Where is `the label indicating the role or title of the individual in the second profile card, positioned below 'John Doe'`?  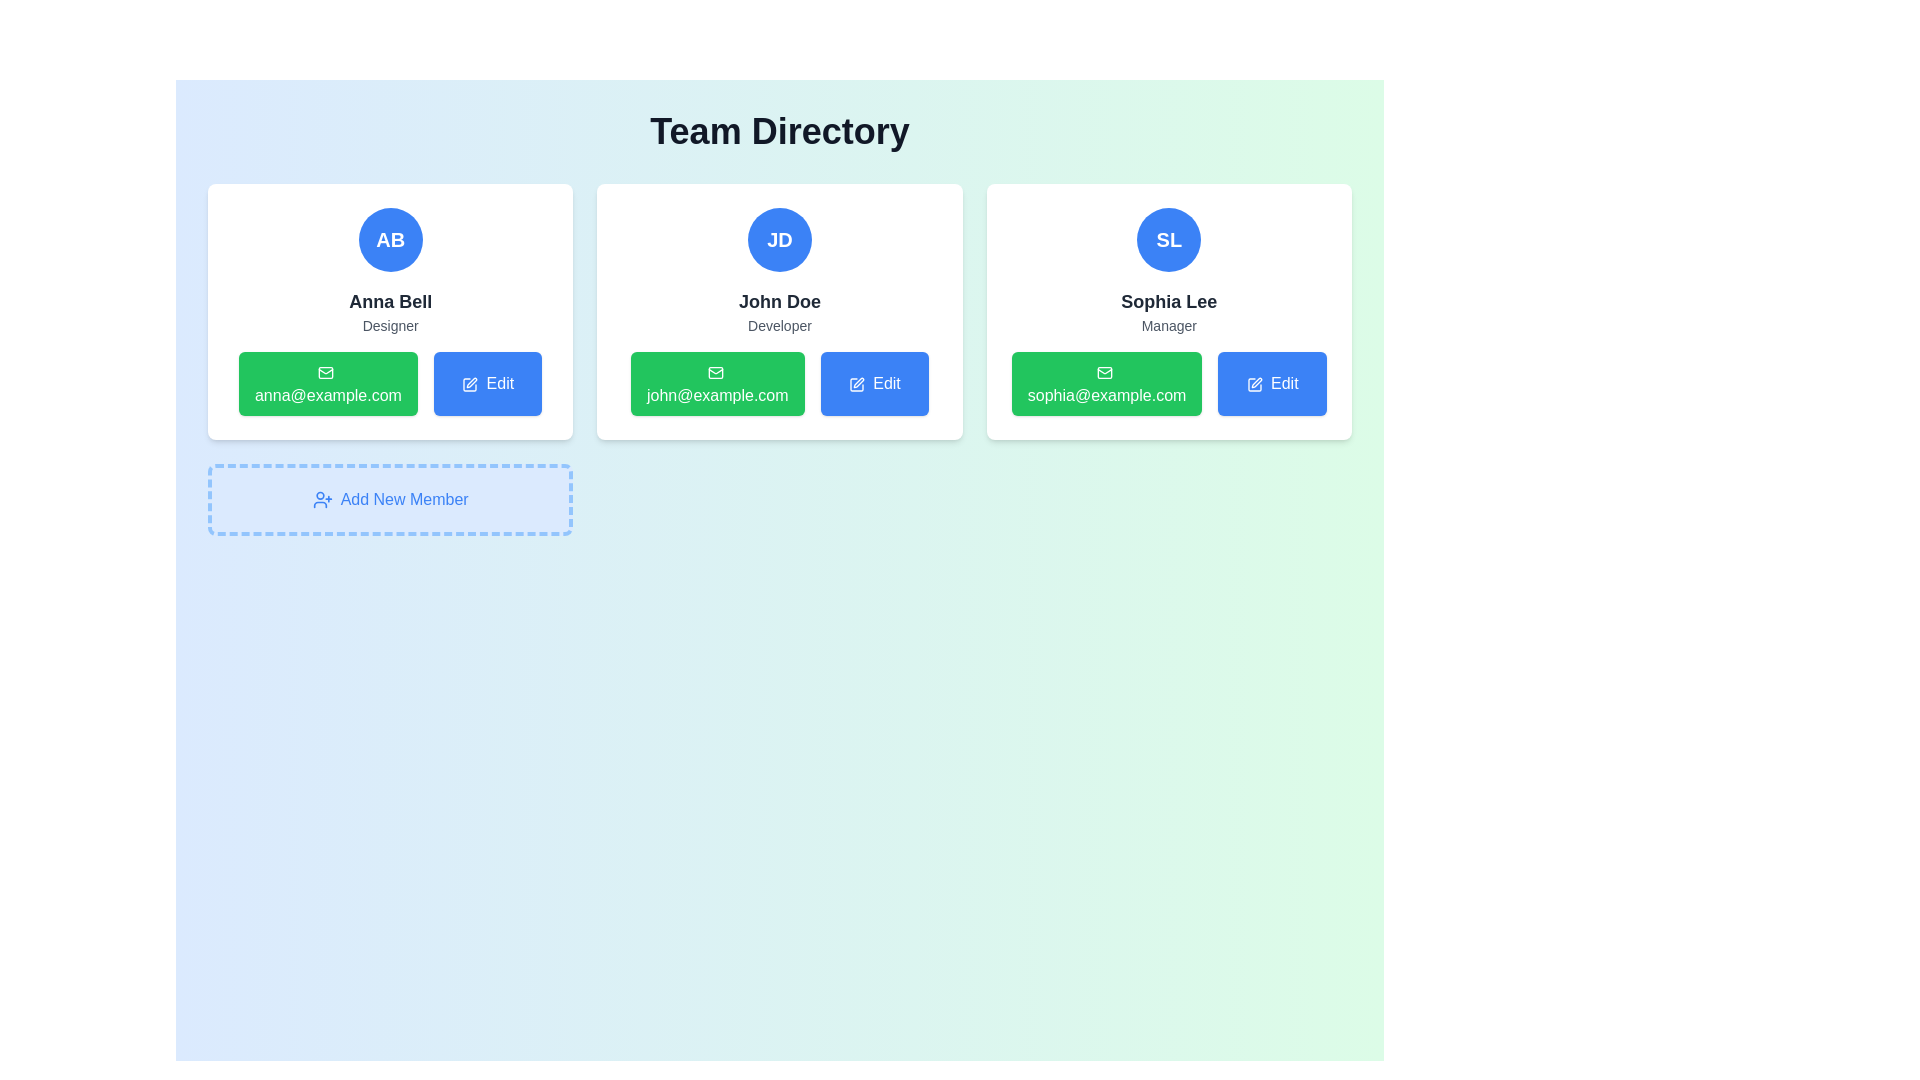
the label indicating the role or title of the individual in the second profile card, positioned below 'John Doe' is located at coordinates (778, 325).